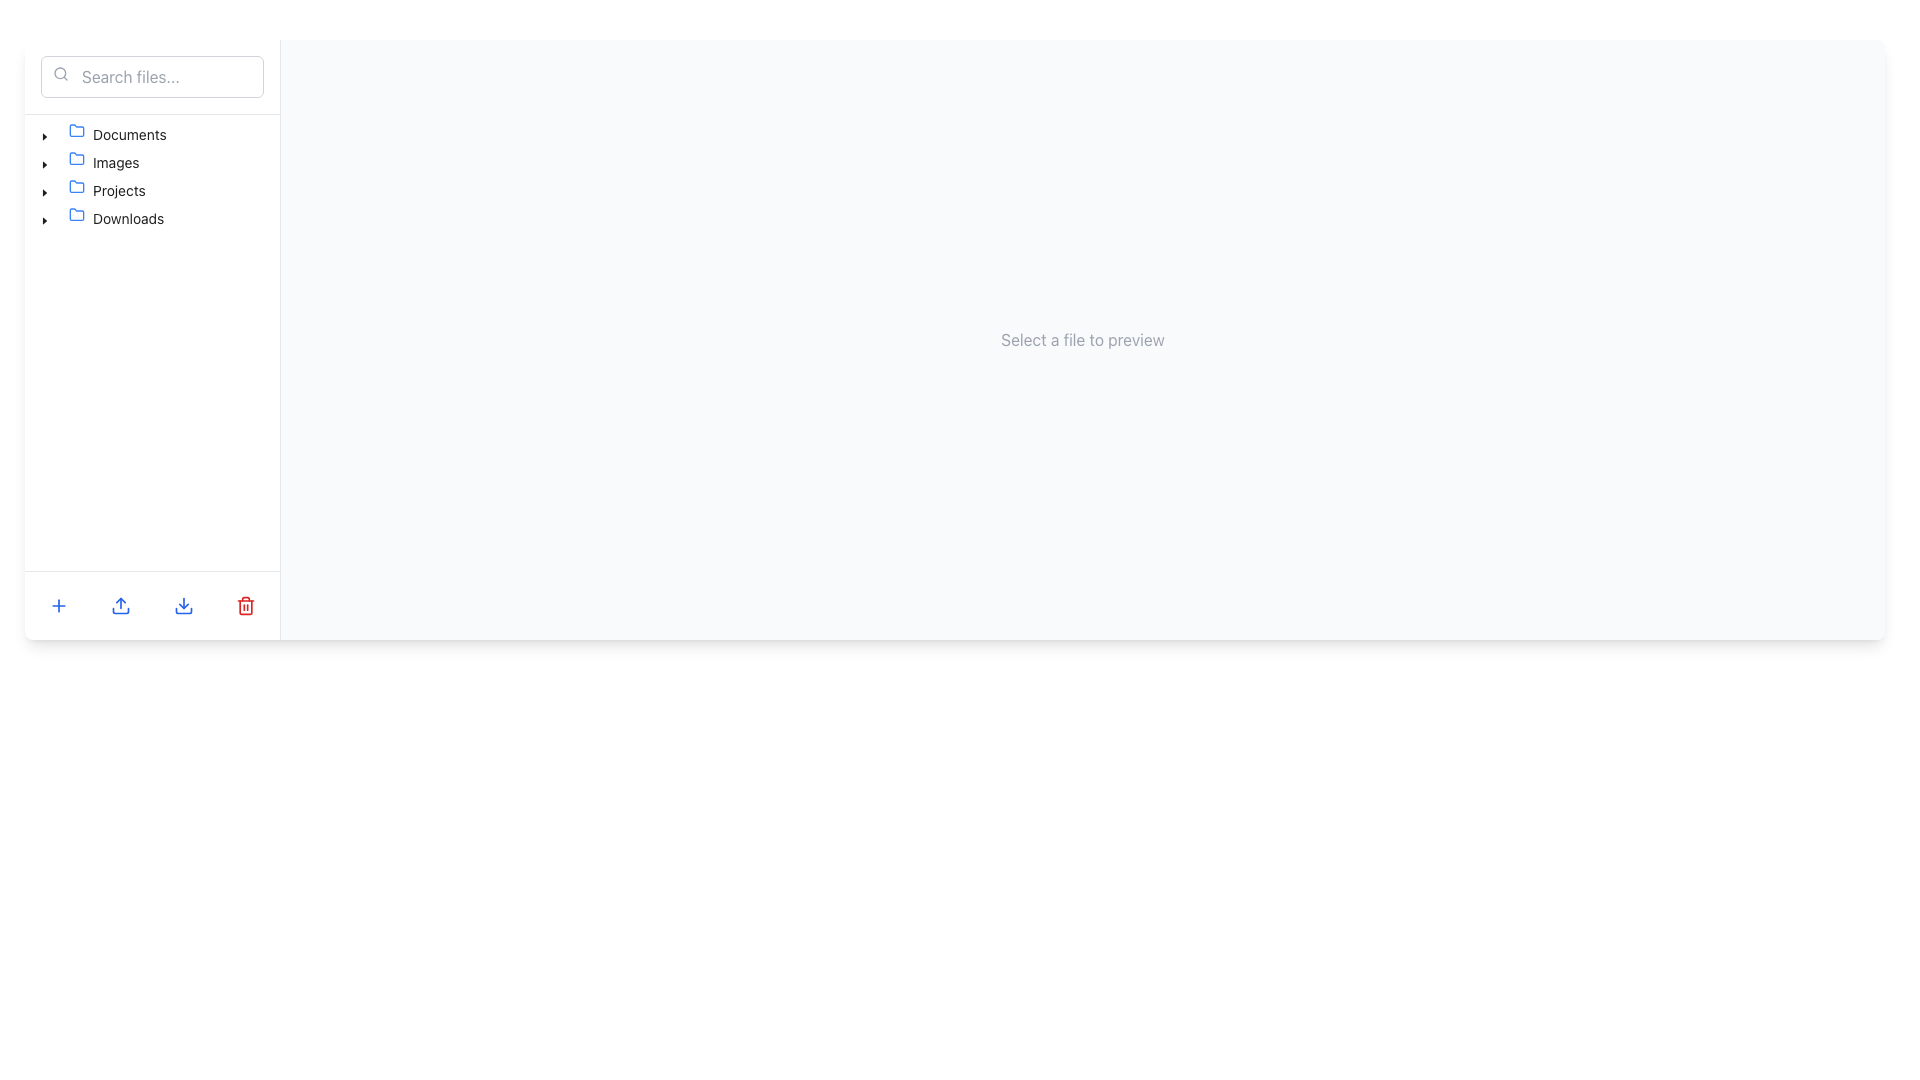  What do you see at coordinates (127, 218) in the screenshot?
I see `the label element for the 'Downloads' folder` at bounding box center [127, 218].